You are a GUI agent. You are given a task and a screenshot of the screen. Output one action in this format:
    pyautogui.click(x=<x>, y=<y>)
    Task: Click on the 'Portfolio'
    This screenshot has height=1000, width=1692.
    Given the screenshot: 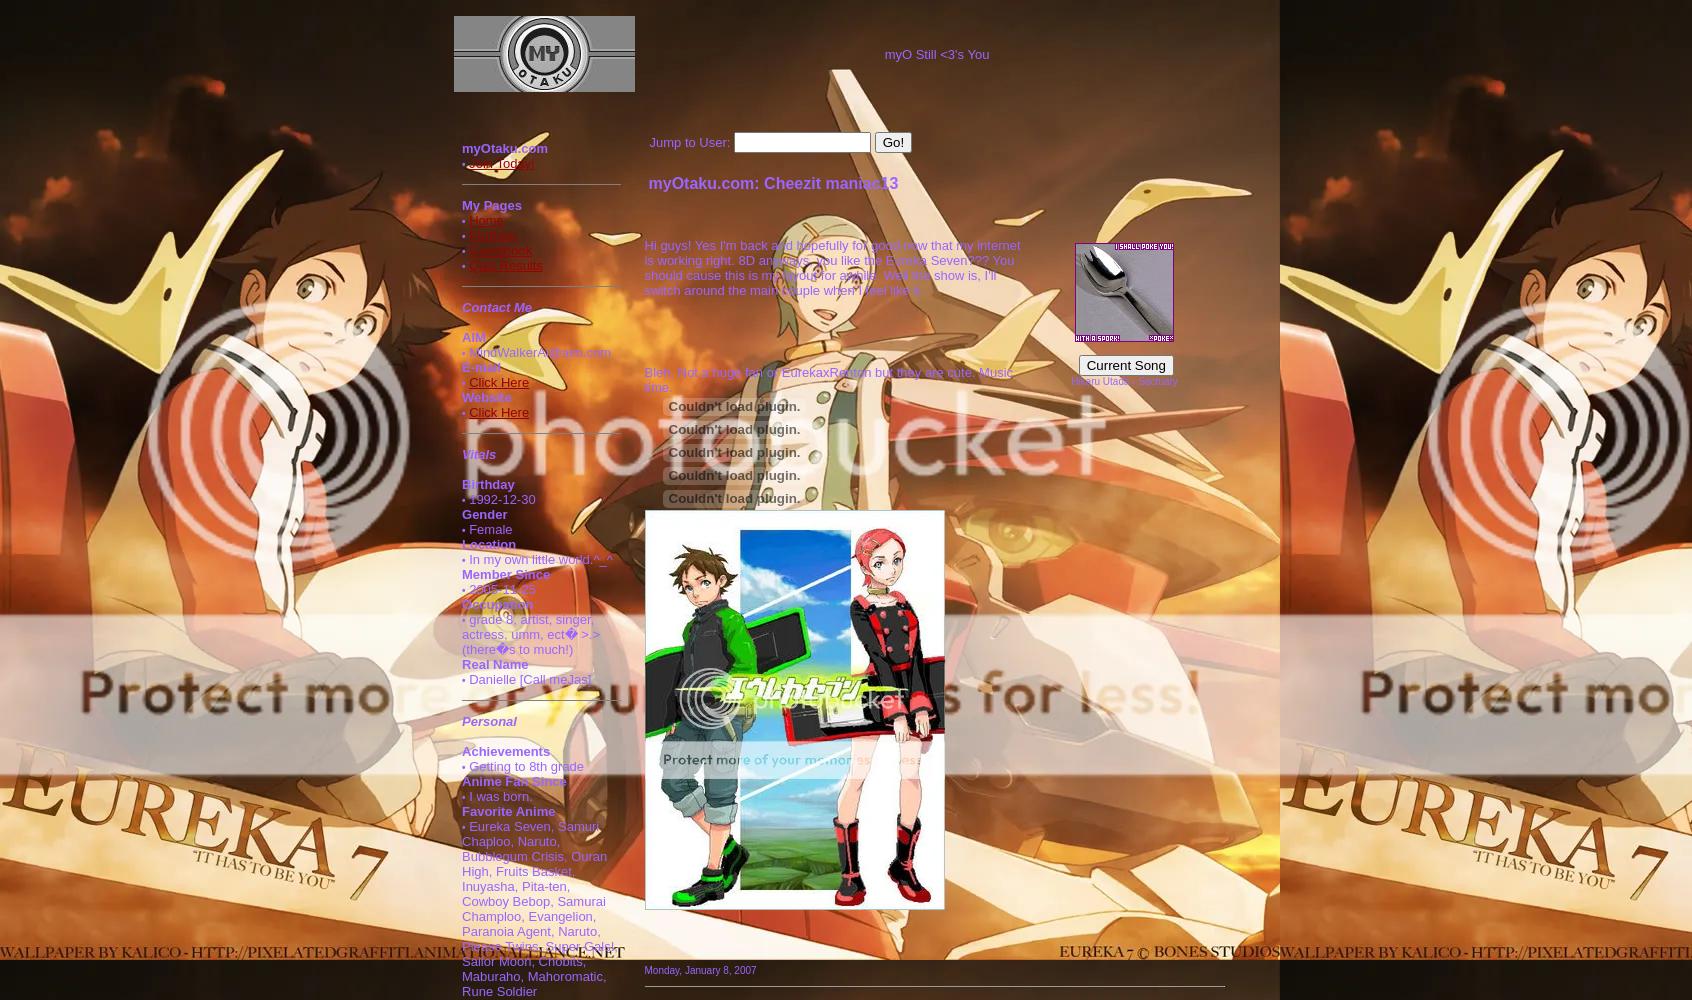 What is the action you would take?
    pyautogui.click(x=491, y=234)
    